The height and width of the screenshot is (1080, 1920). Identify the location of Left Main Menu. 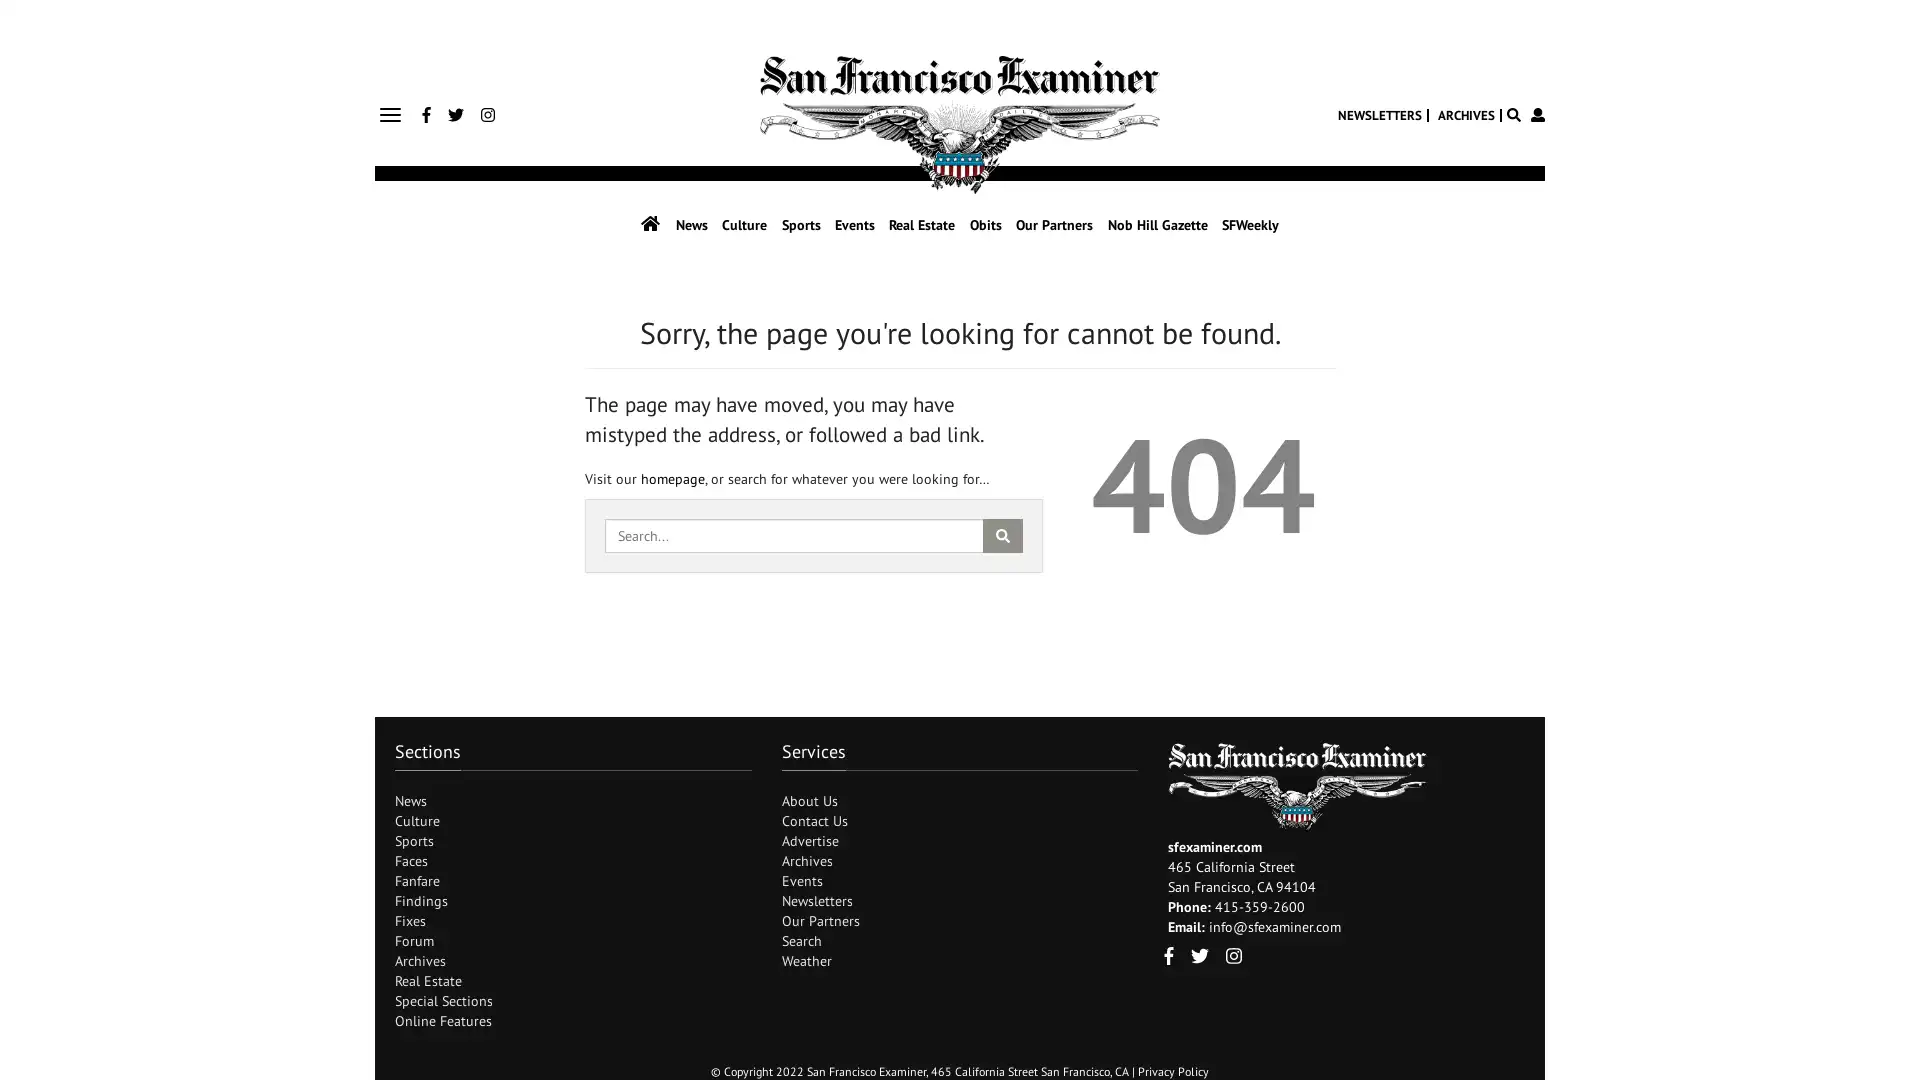
(390, 115).